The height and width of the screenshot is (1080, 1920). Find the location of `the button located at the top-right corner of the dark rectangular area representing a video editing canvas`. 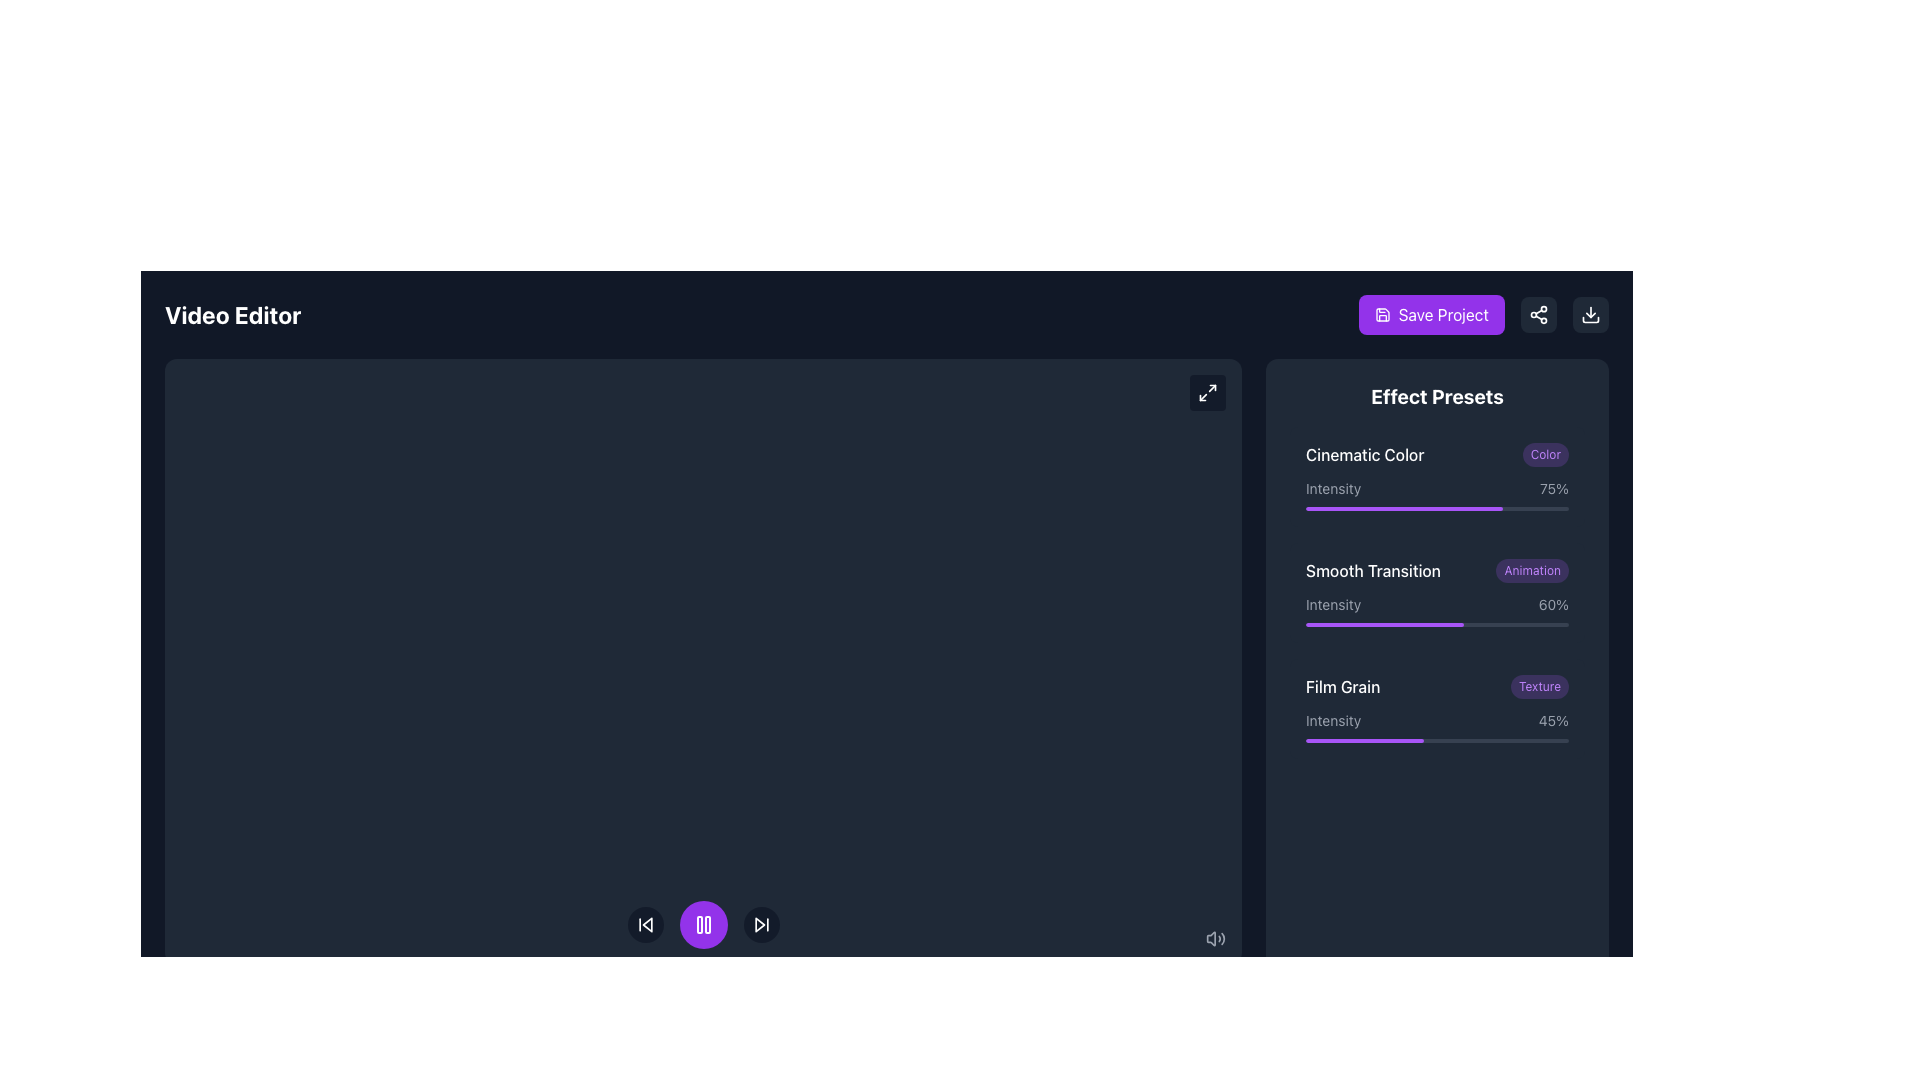

the button located at the top-right corner of the dark rectangular area representing a video editing canvas is located at coordinates (1207, 393).